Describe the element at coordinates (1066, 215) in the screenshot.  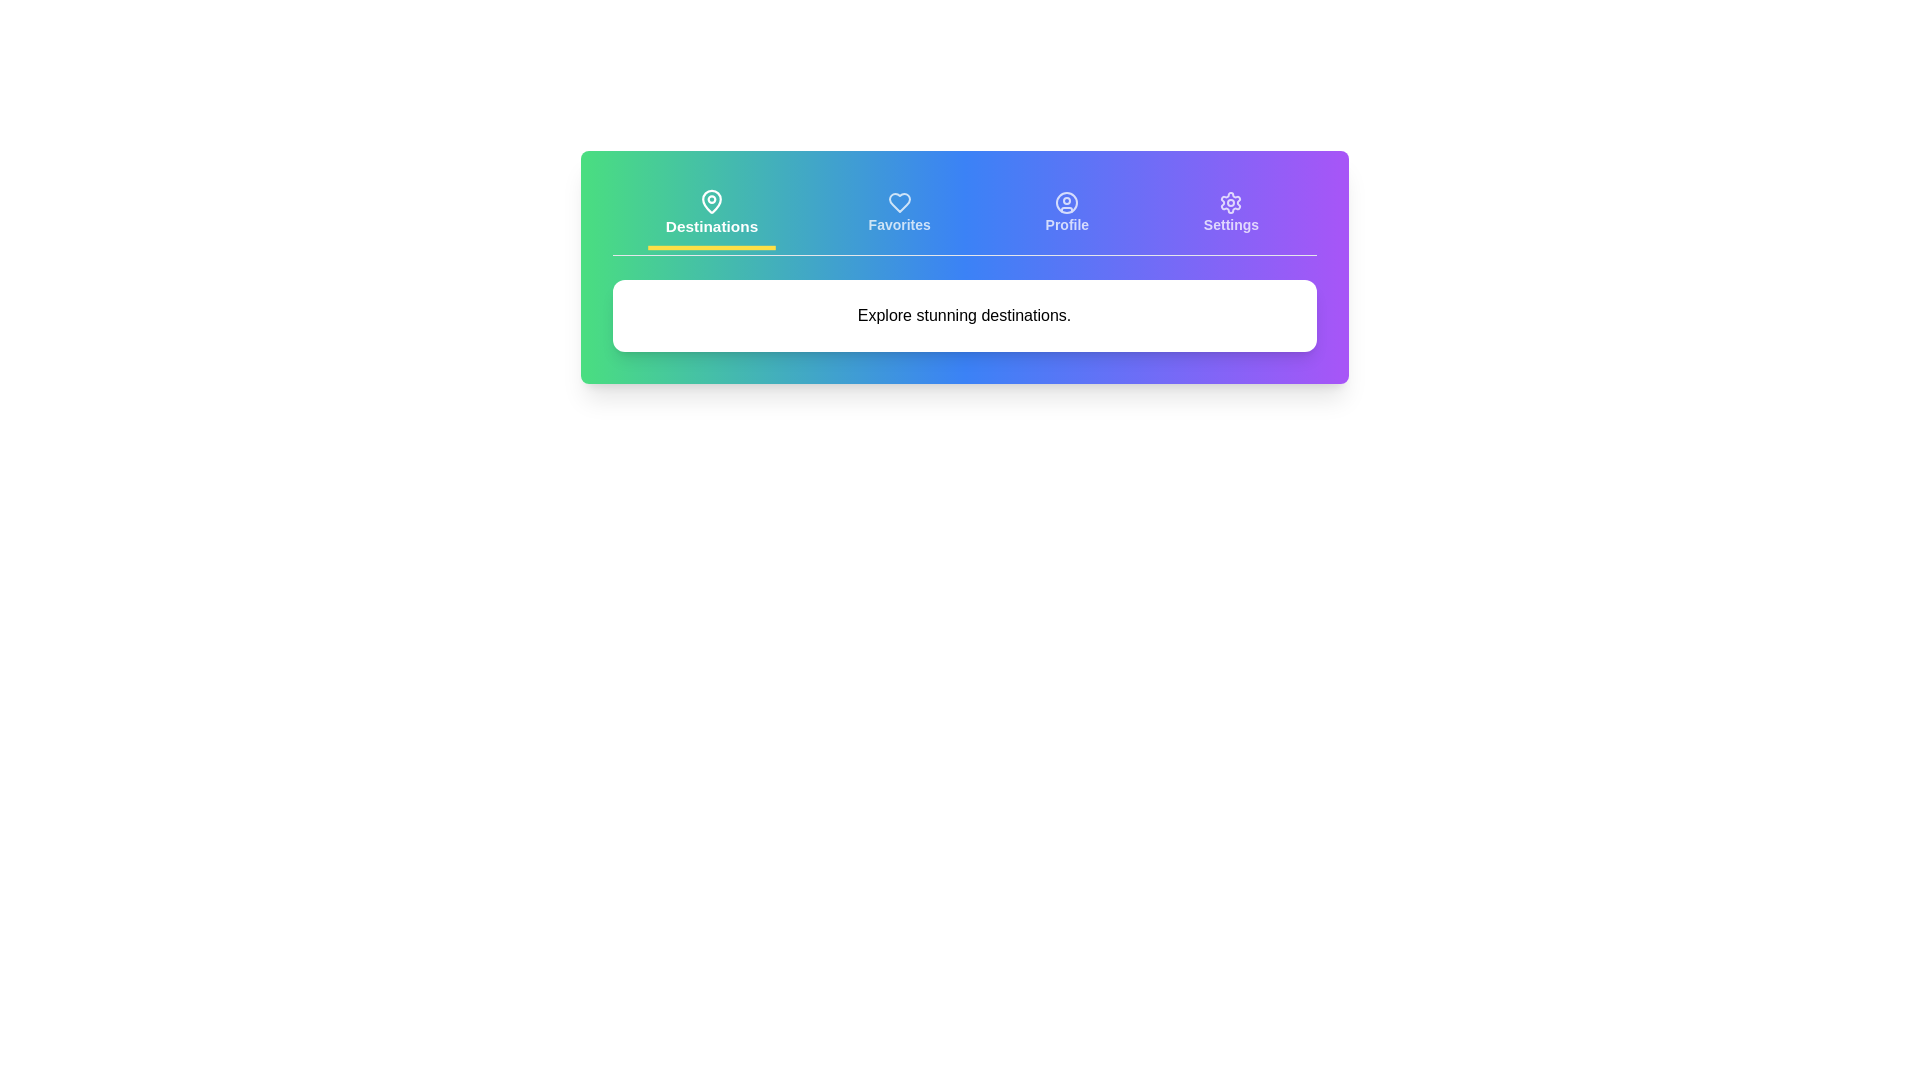
I see `the tab labeled Profile to preview its state change` at that location.